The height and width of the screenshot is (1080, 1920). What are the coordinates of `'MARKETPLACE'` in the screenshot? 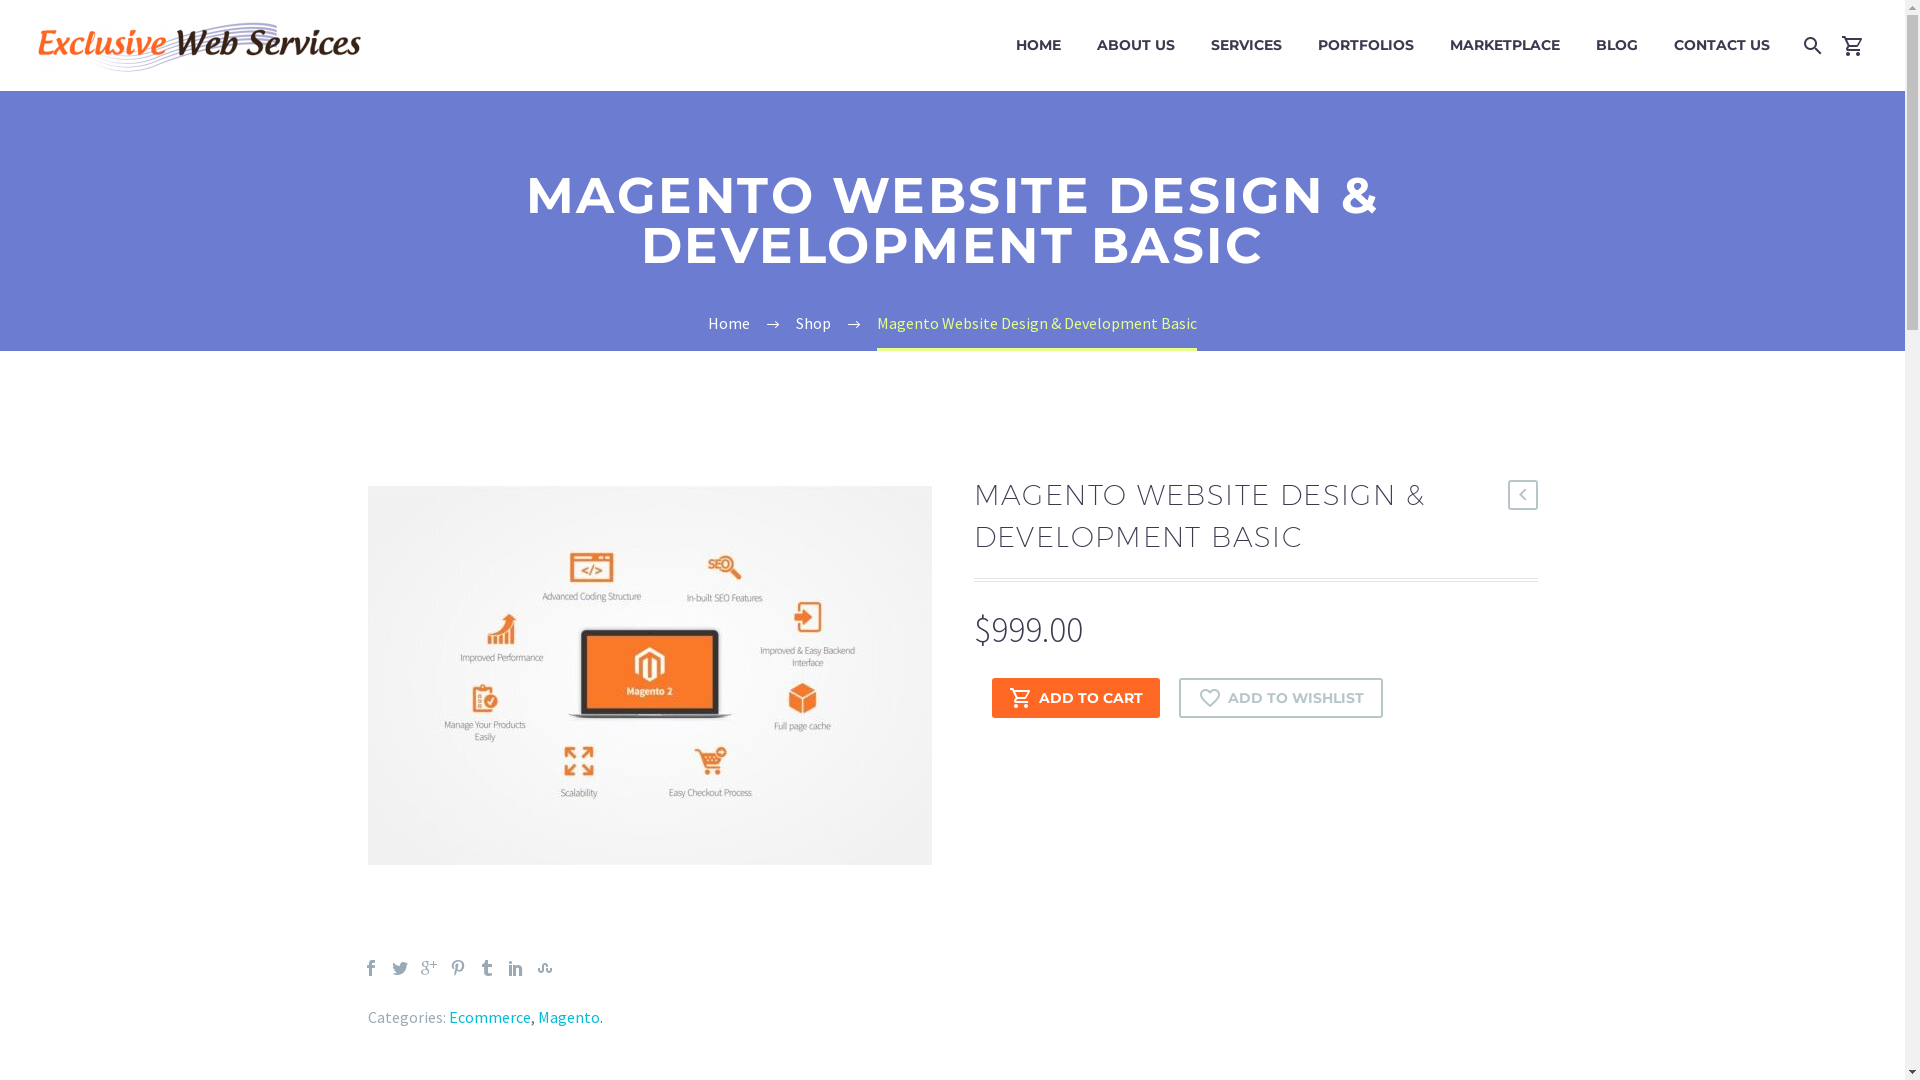 It's located at (1505, 45).